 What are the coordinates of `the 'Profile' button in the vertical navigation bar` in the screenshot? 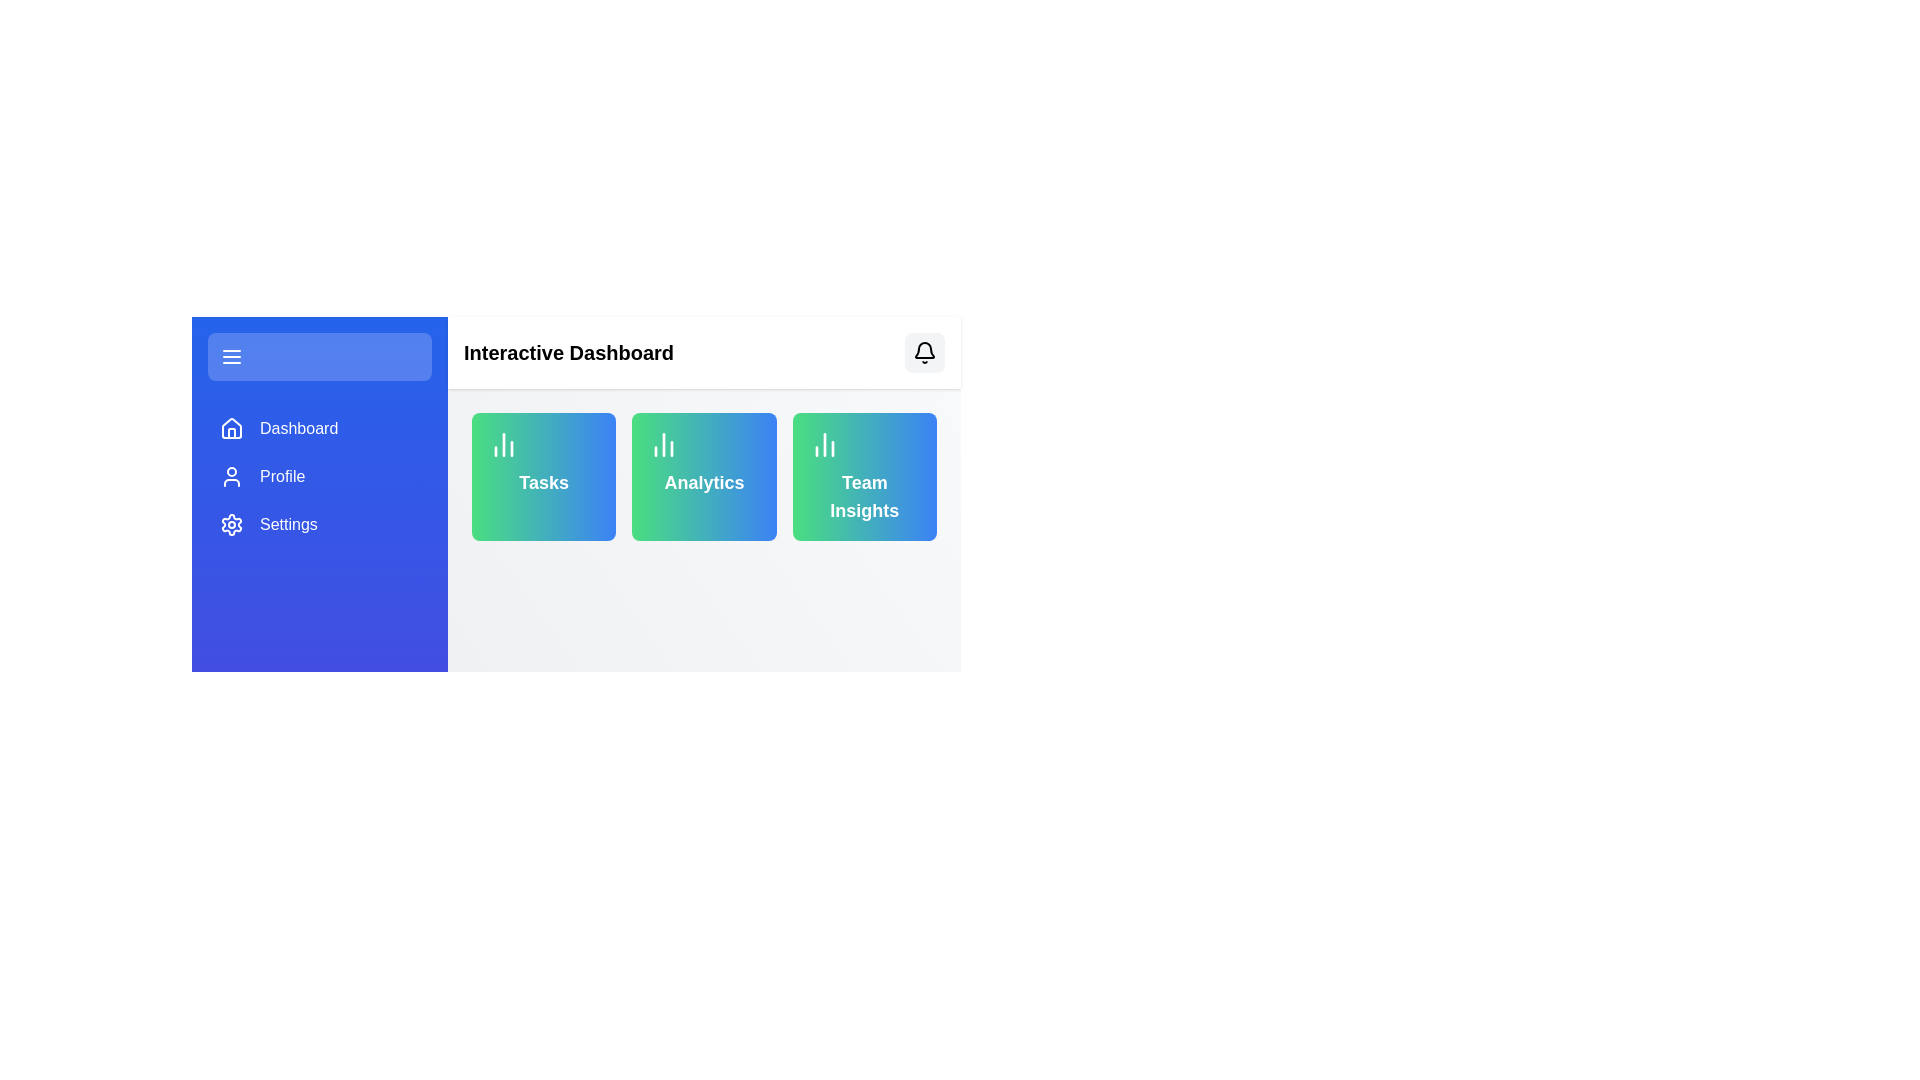 It's located at (320, 477).